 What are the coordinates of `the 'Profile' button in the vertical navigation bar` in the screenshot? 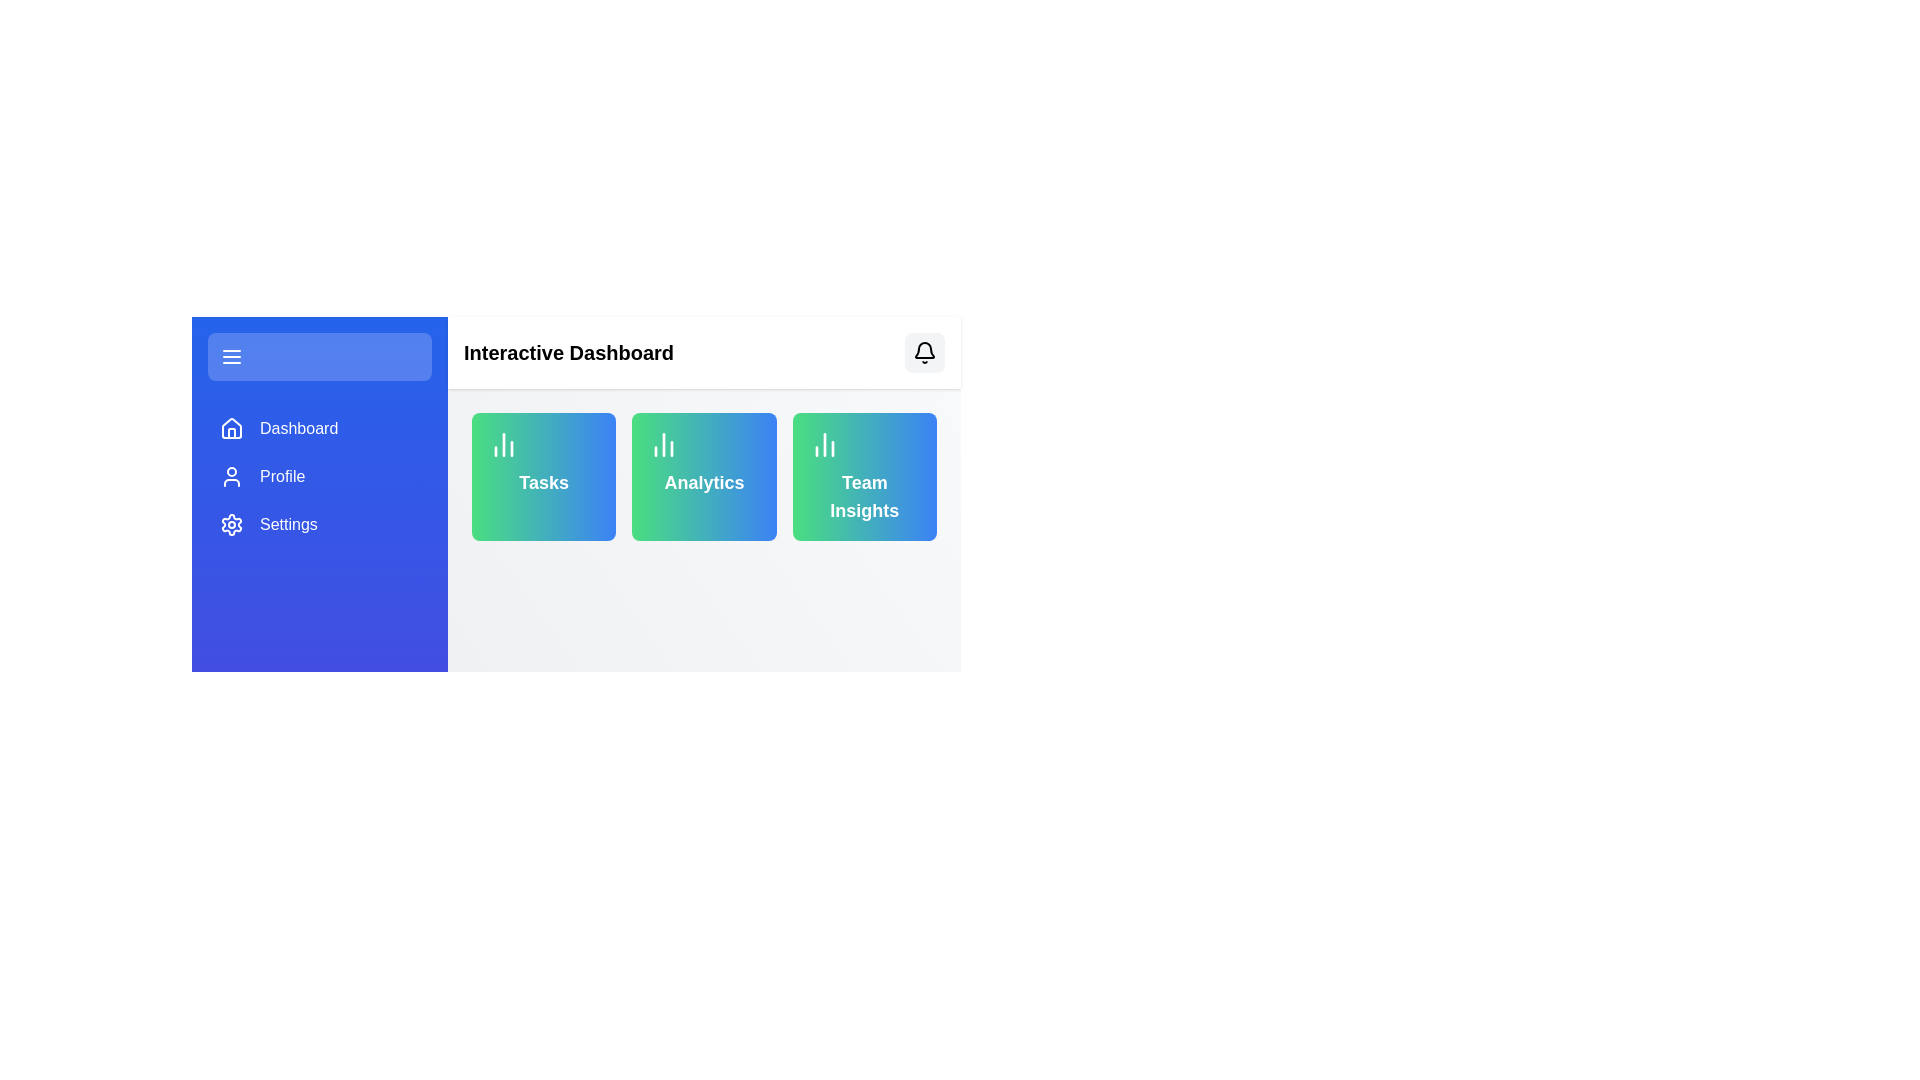 It's located at (320, 477).